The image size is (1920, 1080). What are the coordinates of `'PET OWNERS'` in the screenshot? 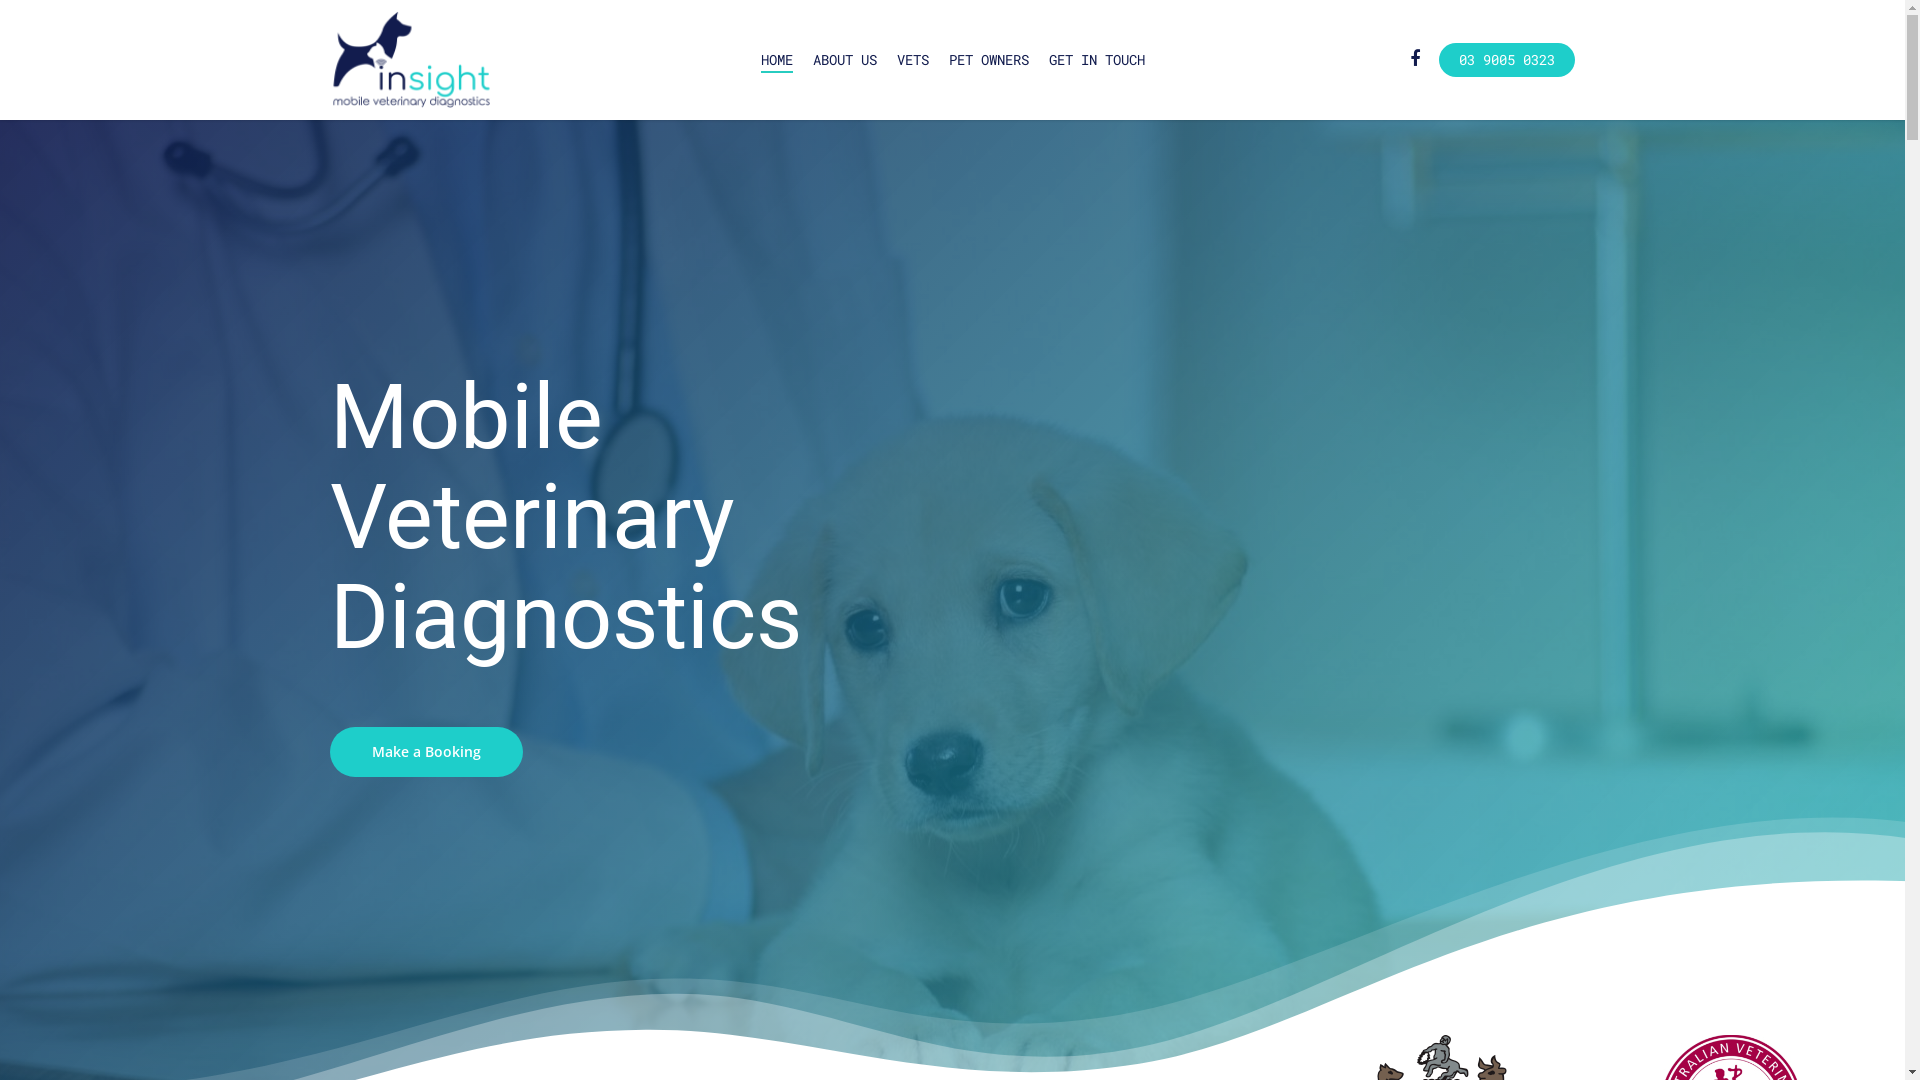 It's located at (947, 59).